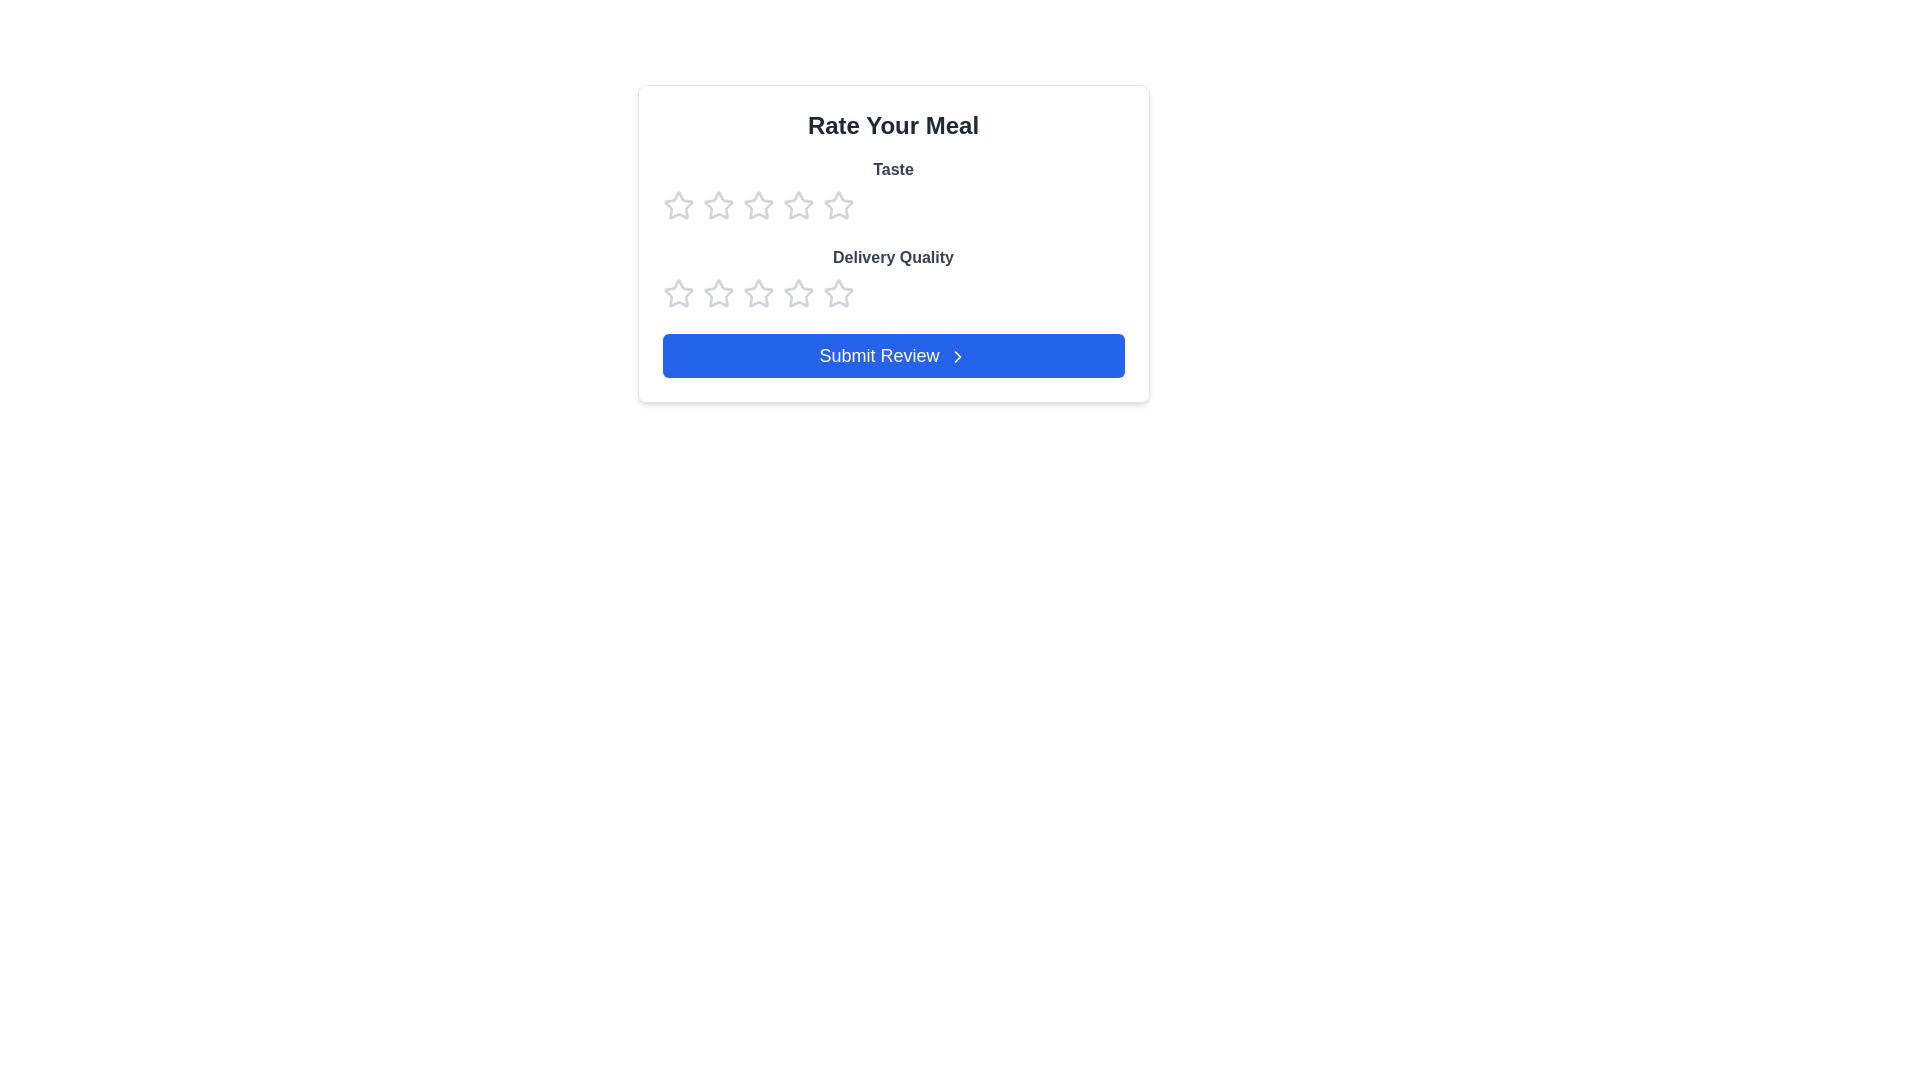 This screenshot has width=1920, height=1080. What do you see at coordinates (797, 205) in the screenshot?
I see `the second star from the left in the row of five stars under the 'Taste' category` at bounding box center [797, 205].